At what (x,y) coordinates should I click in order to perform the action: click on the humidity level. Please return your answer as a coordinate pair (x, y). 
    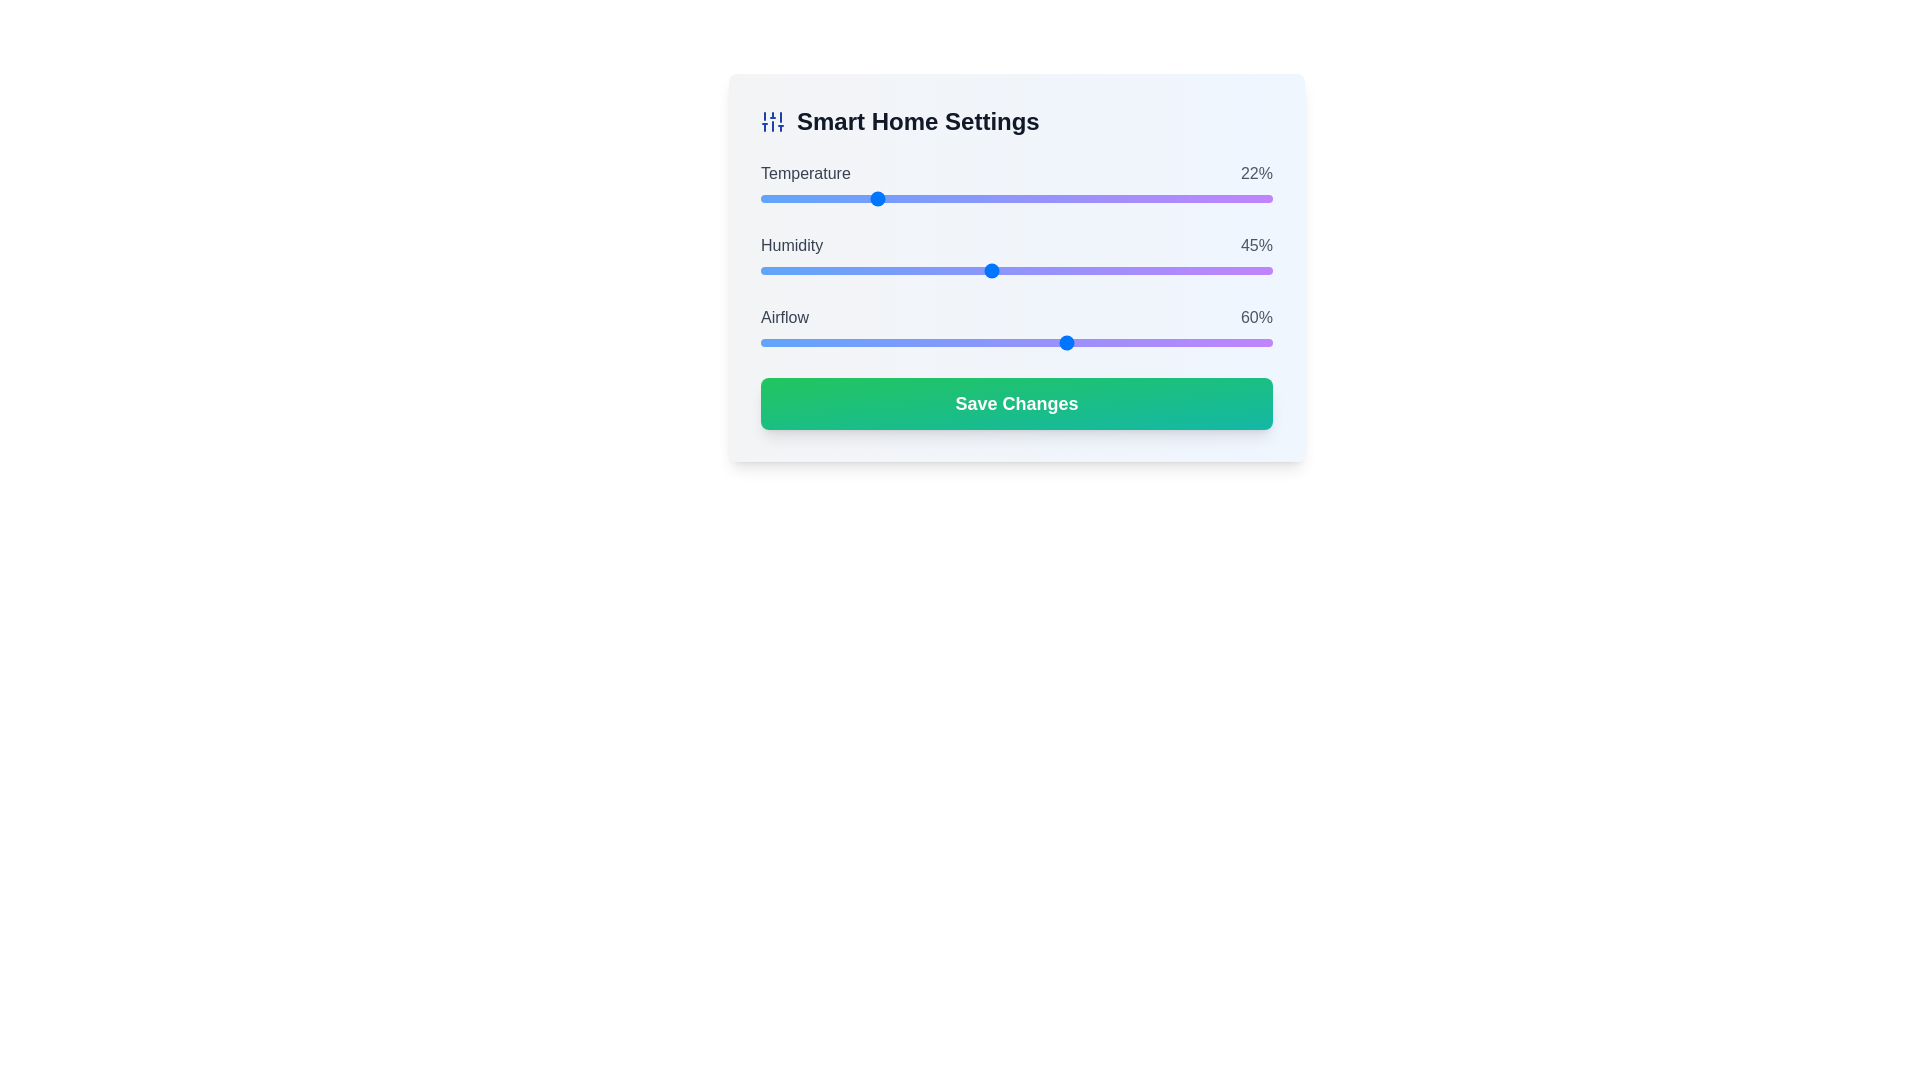
    Looking at the image, I should click on (970, 270).